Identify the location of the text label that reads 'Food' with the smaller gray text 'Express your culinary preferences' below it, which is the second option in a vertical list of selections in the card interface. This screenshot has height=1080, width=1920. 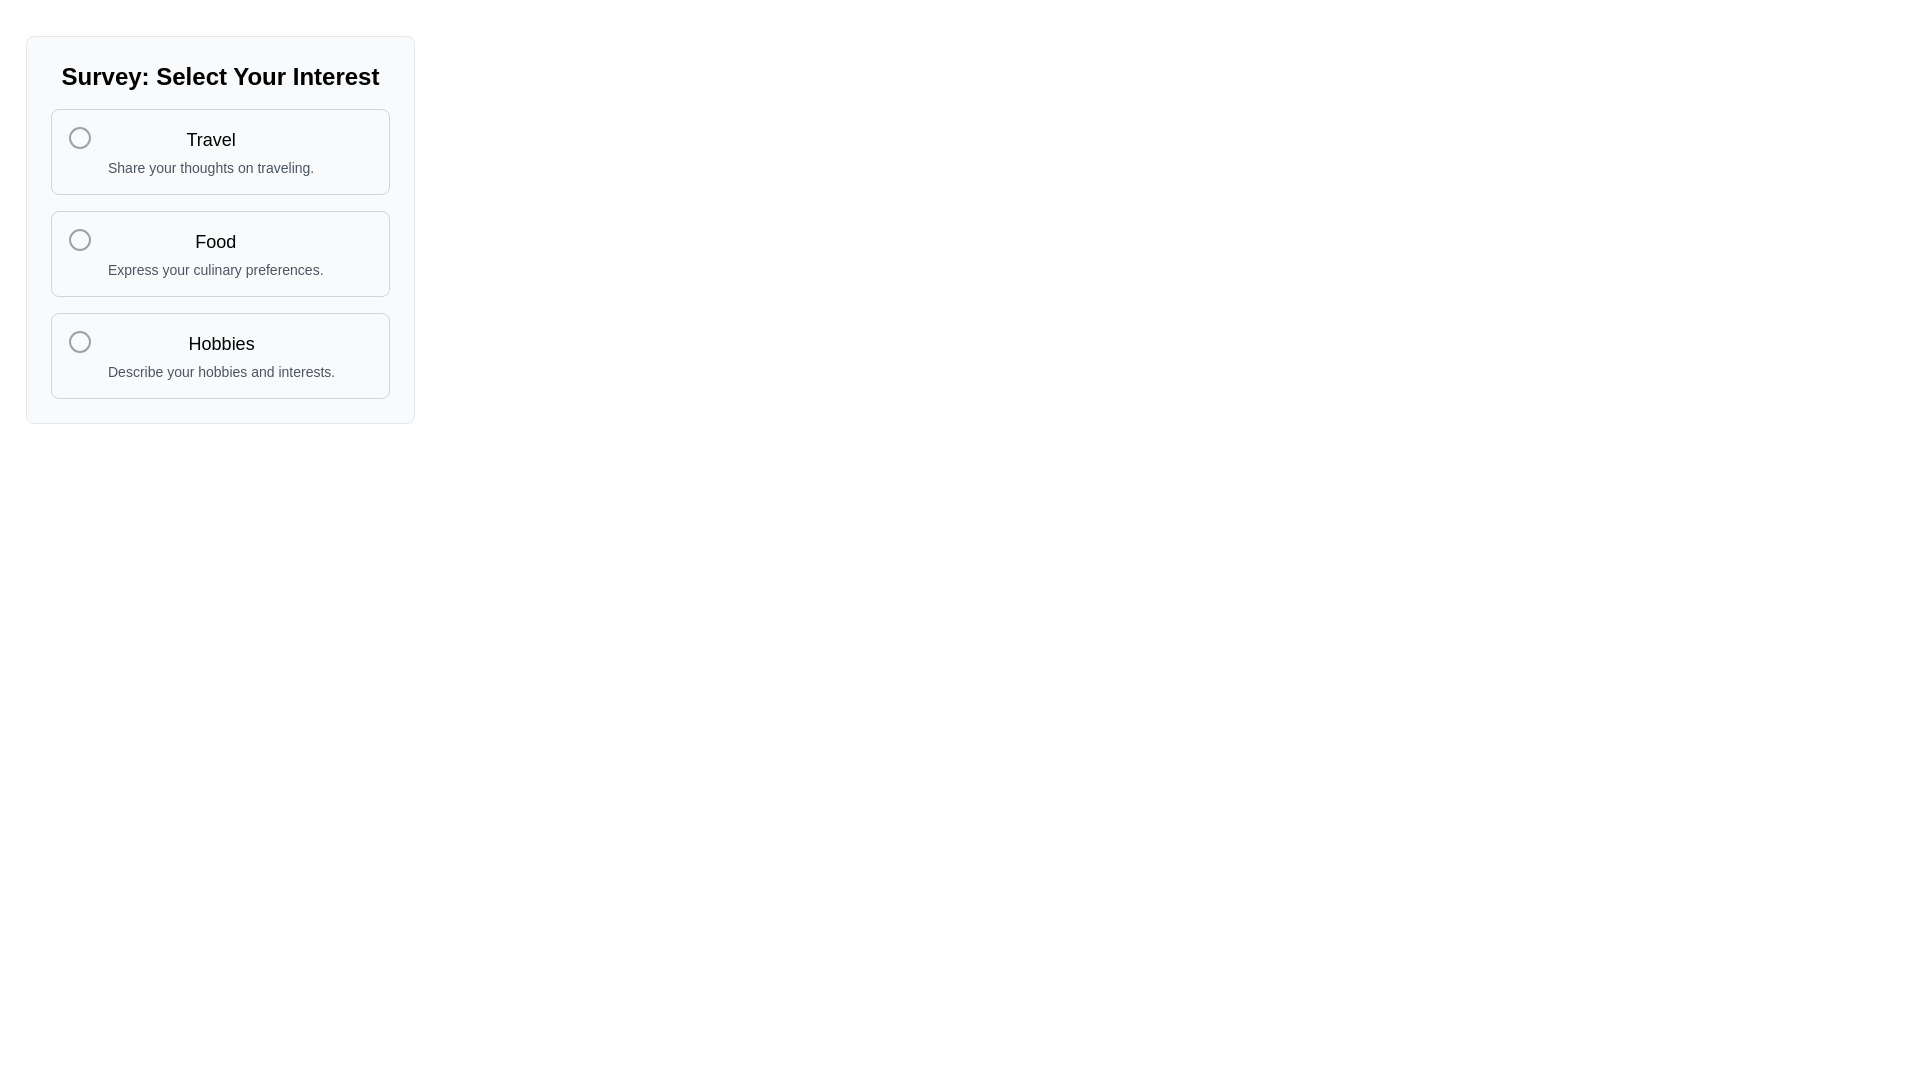
(215, 253).